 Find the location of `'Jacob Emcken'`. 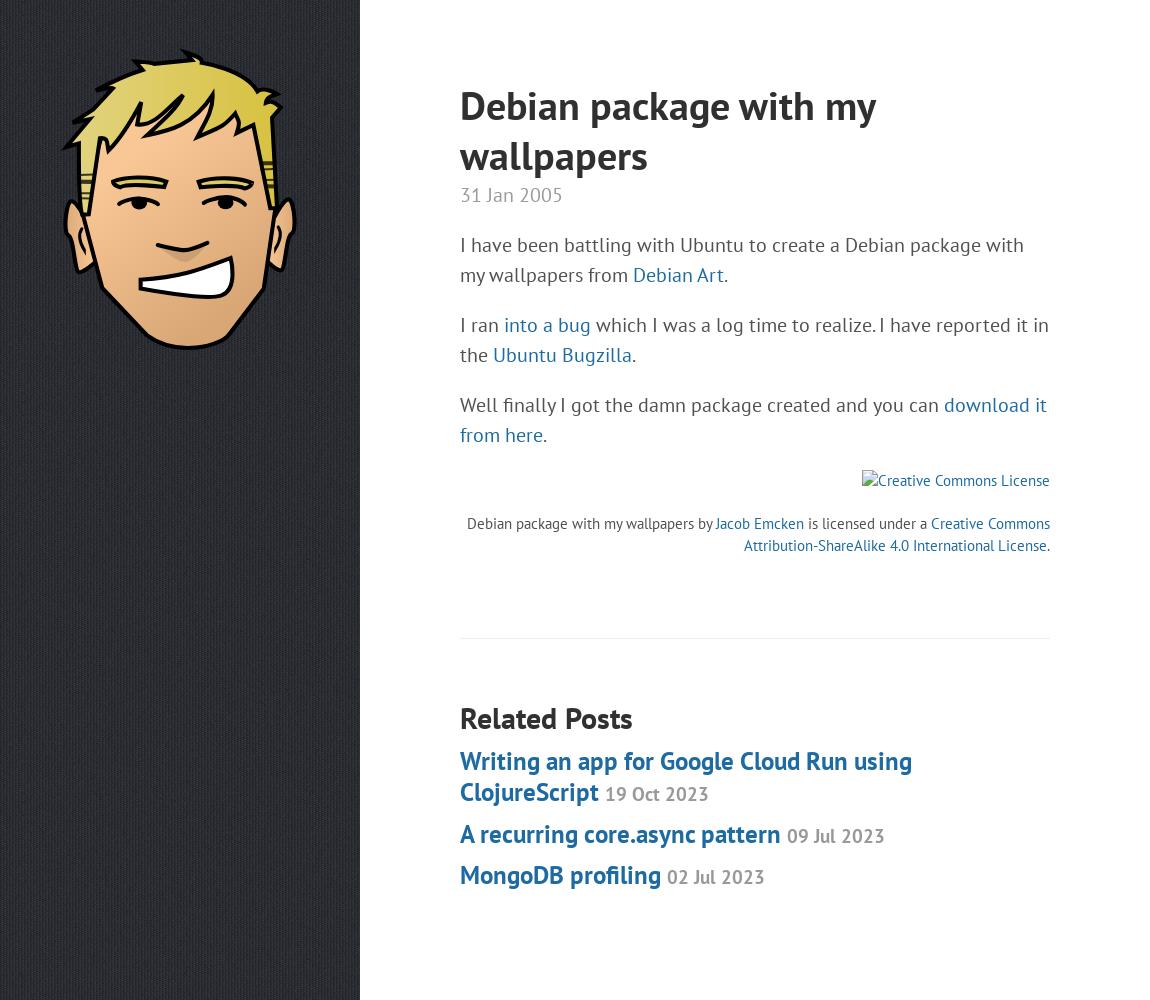

'Jacob Emcken' is located at coordinates (759, 522).